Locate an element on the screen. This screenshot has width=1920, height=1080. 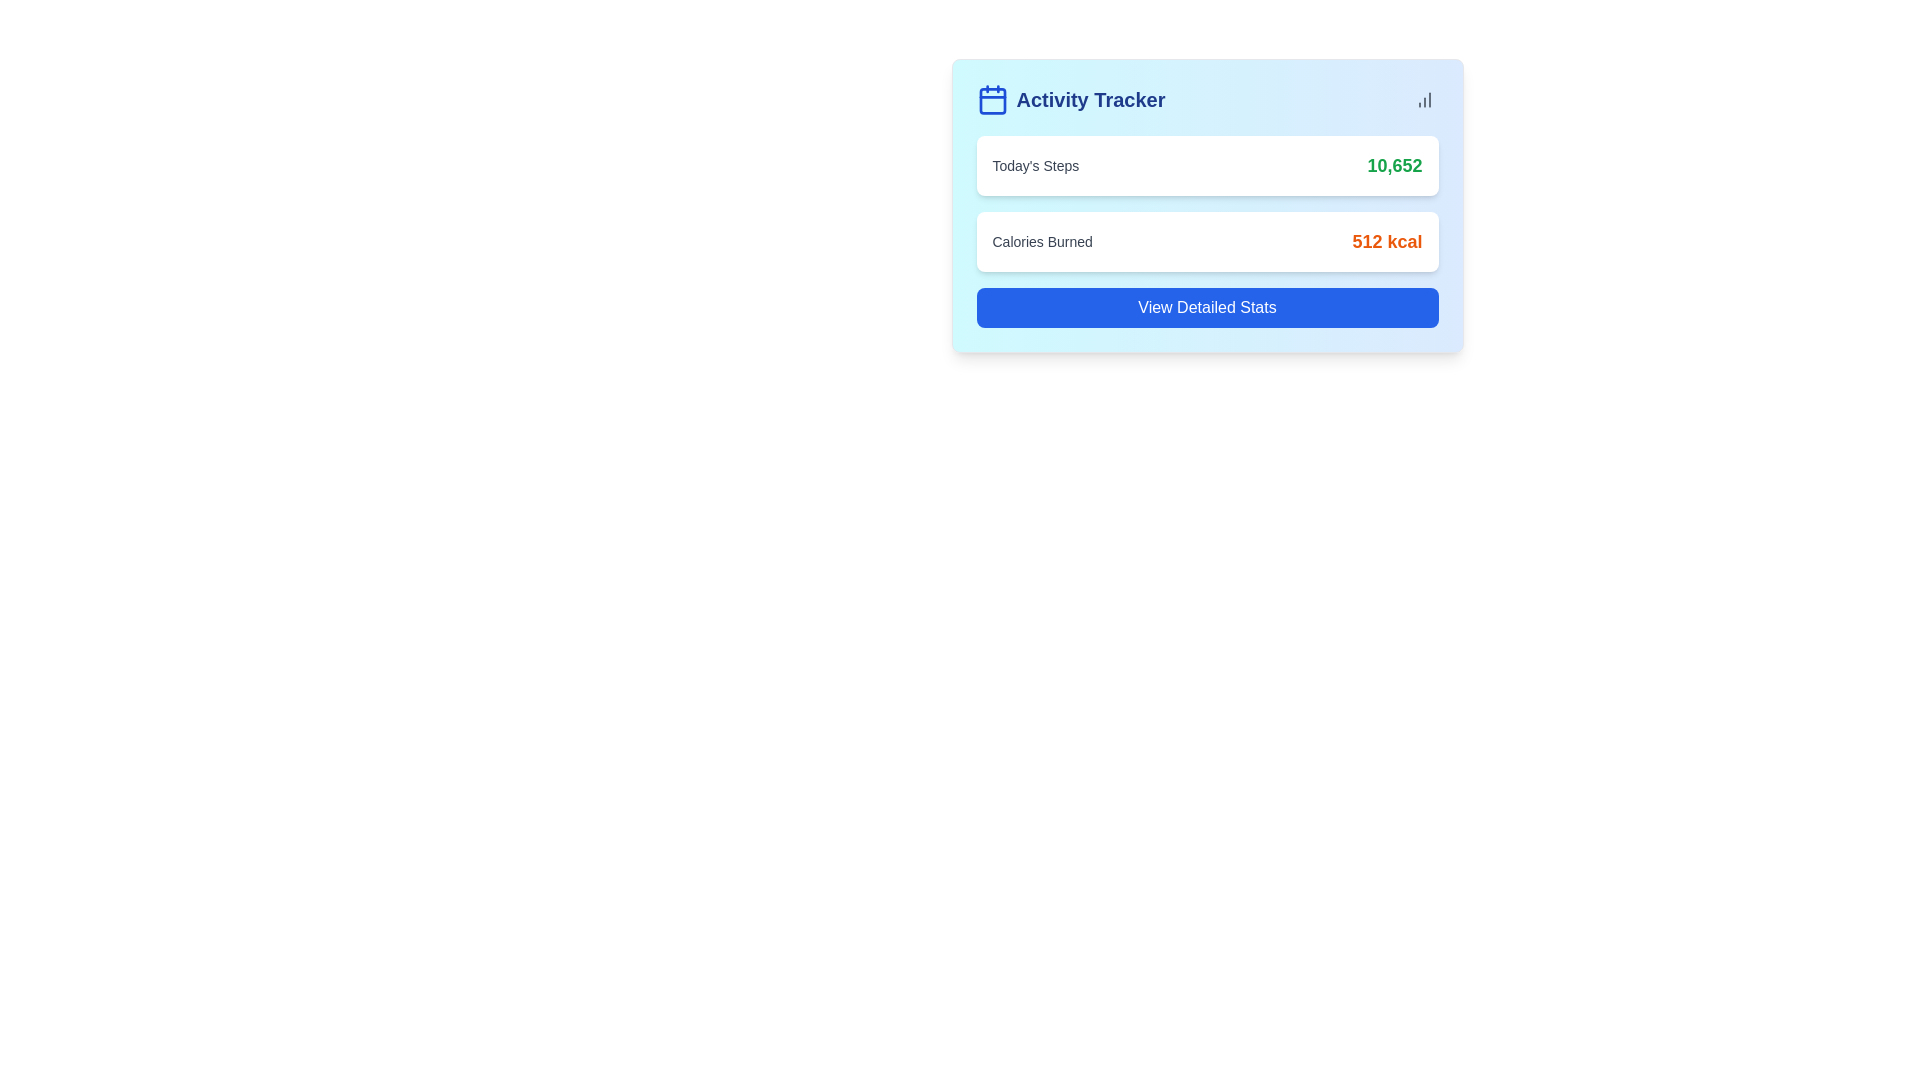
the 'Activity Tracker' text label, which is styled in bold dark blue and positioned next to a calendar icon in a card-like interface is located at coordinates (1089, 100).